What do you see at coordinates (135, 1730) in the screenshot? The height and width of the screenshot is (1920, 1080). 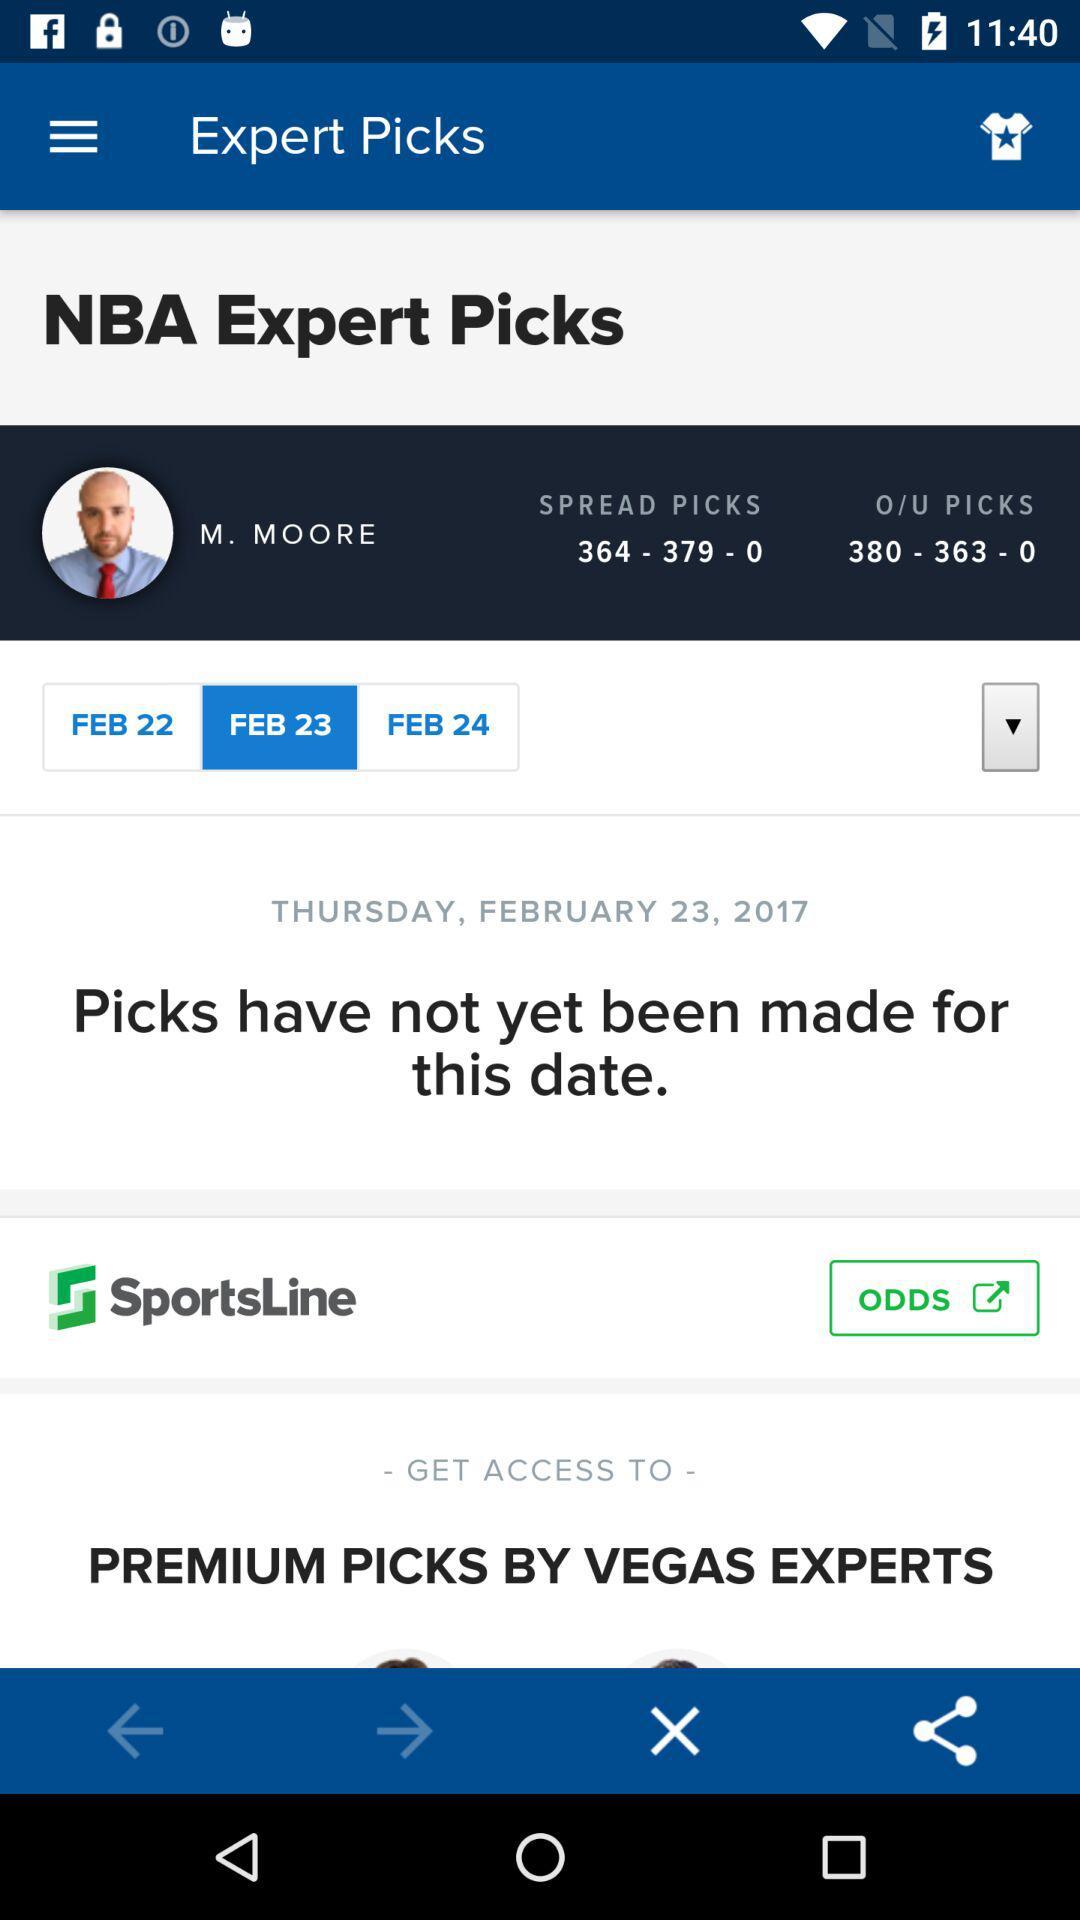 I see `go back` at bounding box center [135, 1730].